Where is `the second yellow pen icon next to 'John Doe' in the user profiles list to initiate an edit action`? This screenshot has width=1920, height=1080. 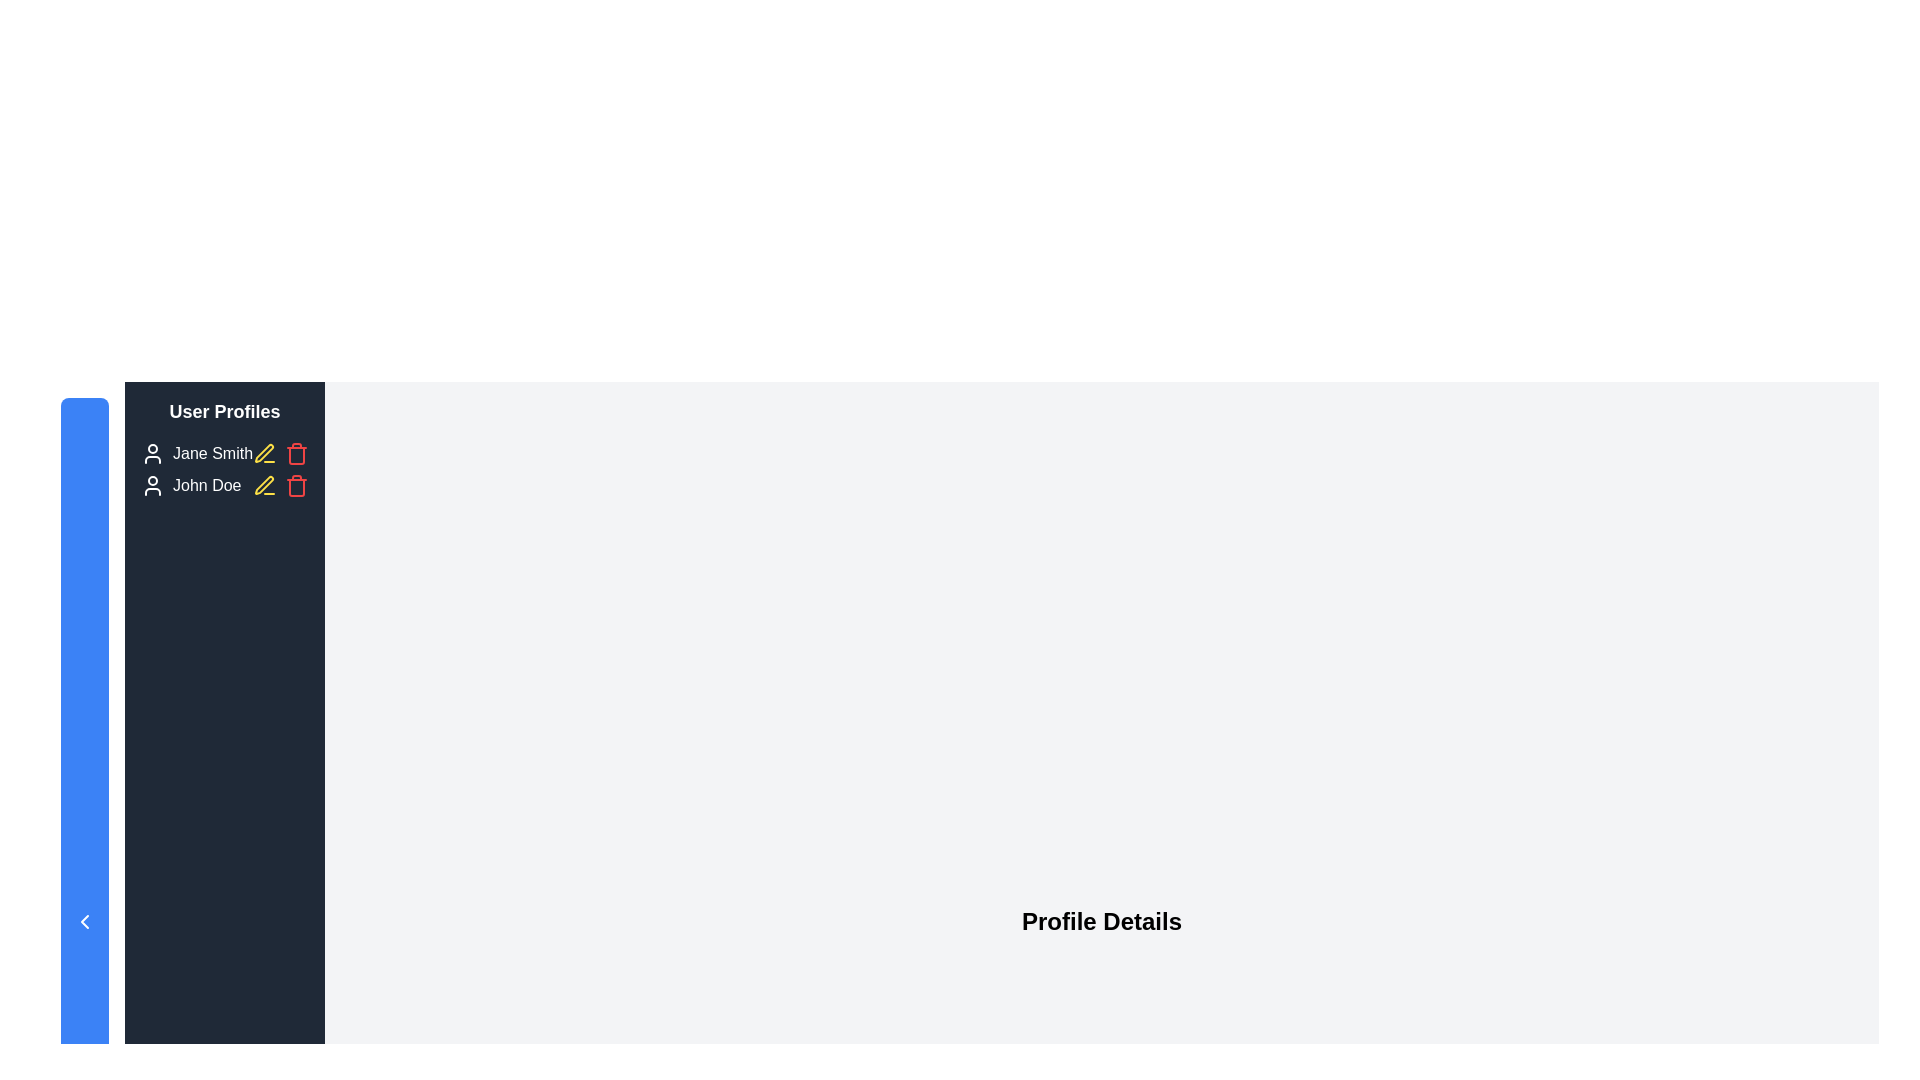 the second yellow pen icon next to 'John Doe' in the user profiles list to initiate an edit action is located at coordinates (263, 485).